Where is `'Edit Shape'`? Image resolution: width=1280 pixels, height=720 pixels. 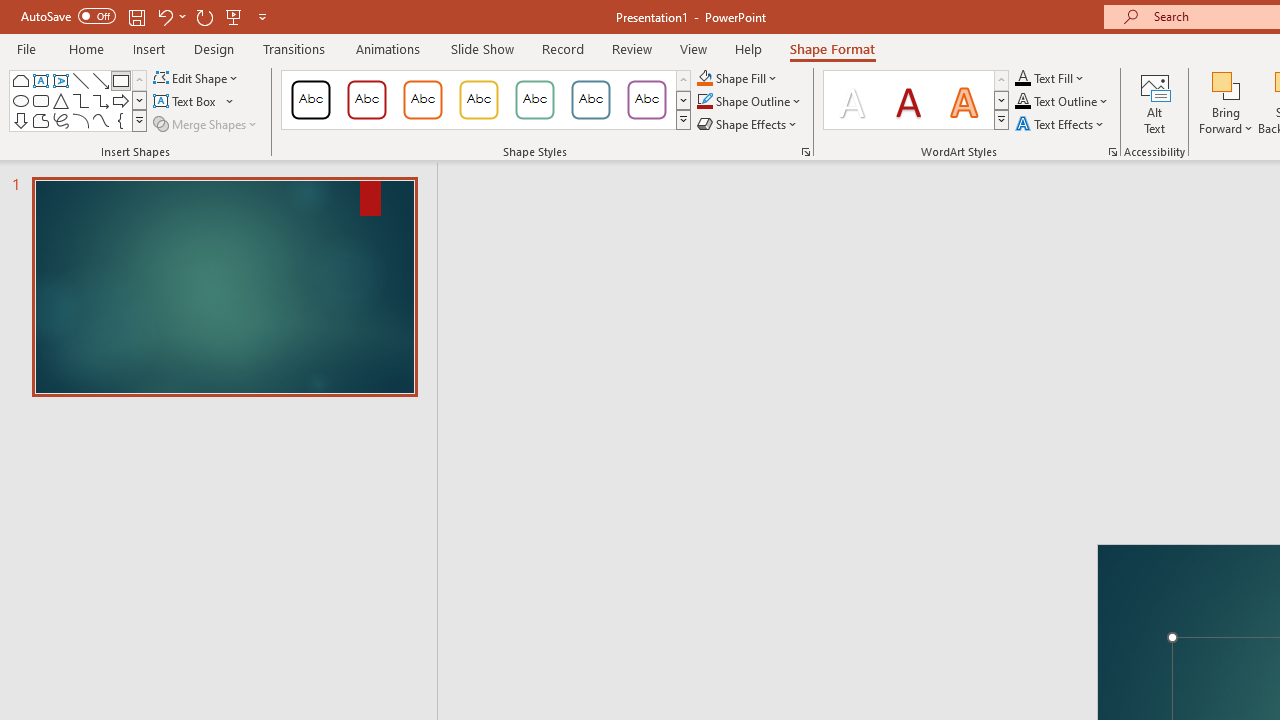
'Edit Shape' is located at coordinates (197, 77).